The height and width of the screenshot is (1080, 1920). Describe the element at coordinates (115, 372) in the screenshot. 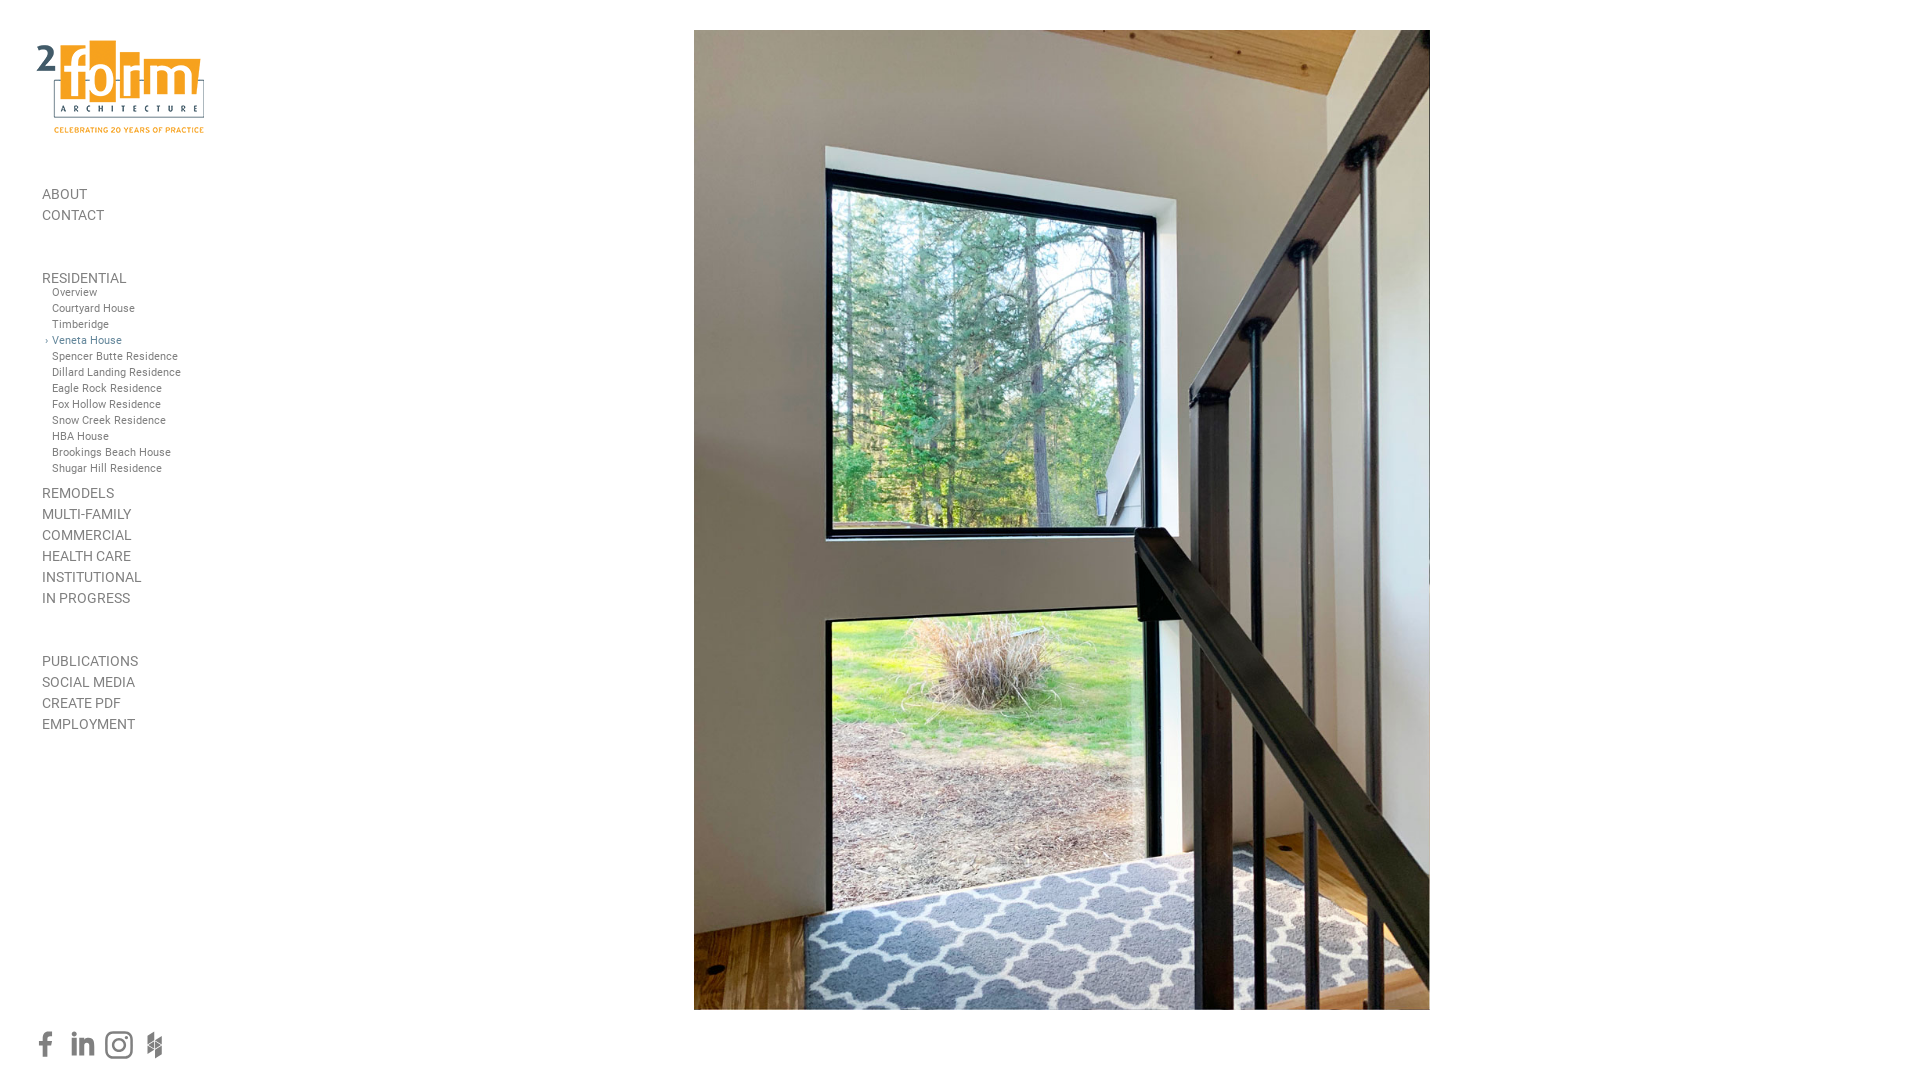

I see `'Dillard Landing Residence'` at that location.